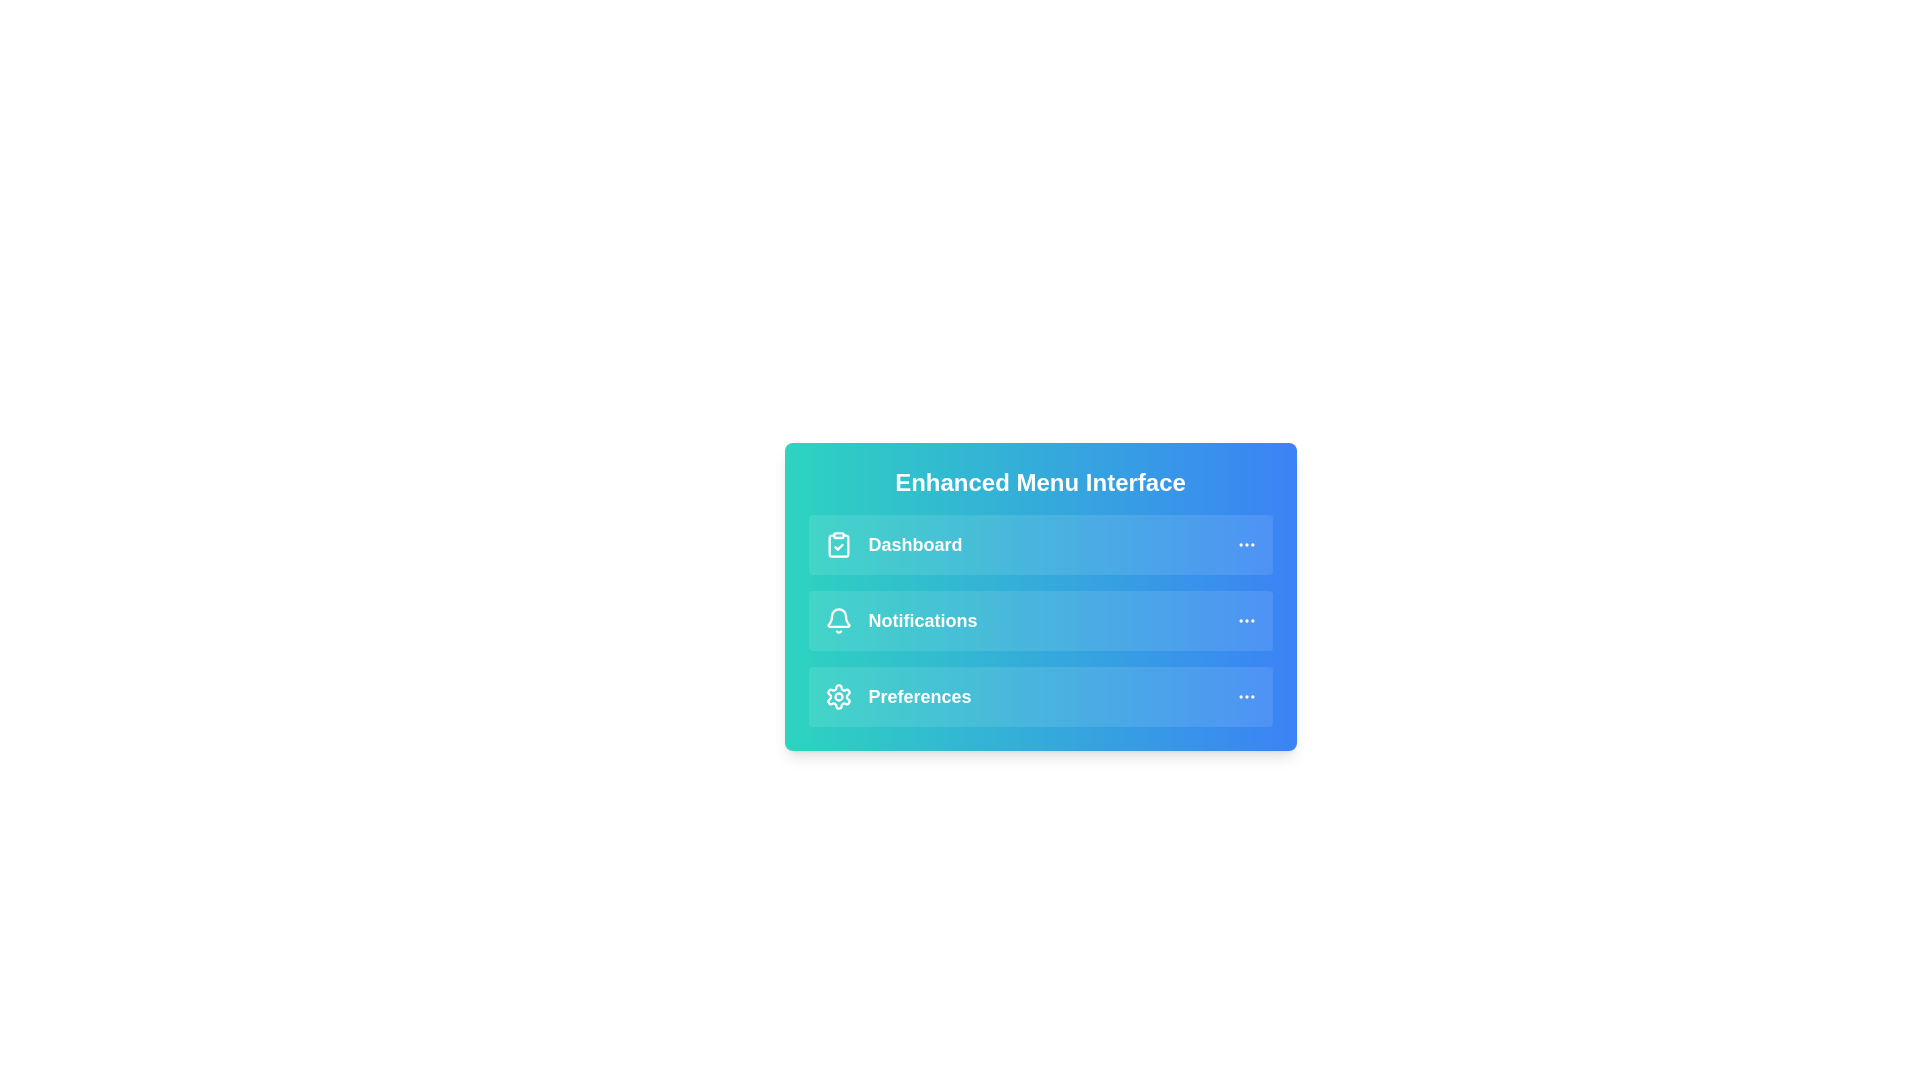 Image resolution: width=1920 pixels, height=1080 pixels. Describe the element at coordinates (892, 544) in the screenshot. I see `the first menu item that navigates to the Dashboard section of the application` at that location.